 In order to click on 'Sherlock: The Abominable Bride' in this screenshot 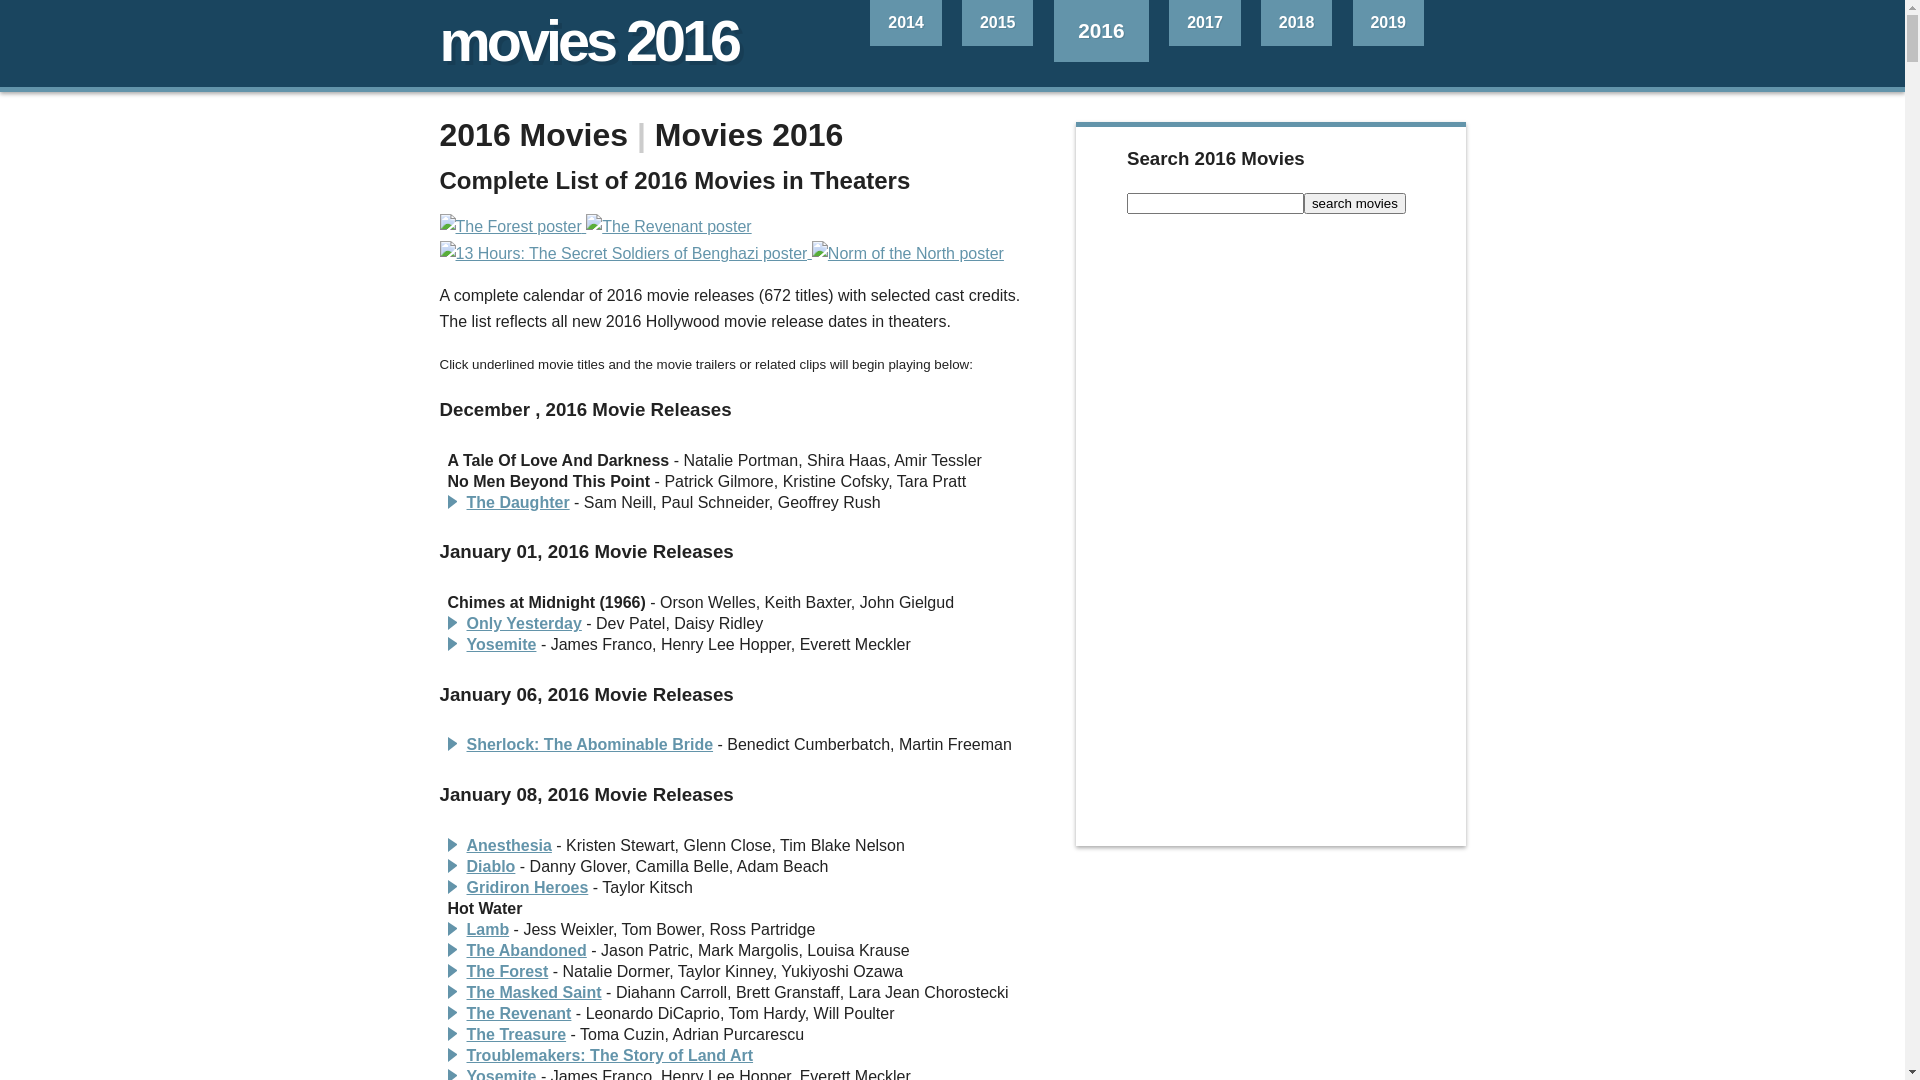, I will do `click(588, 744)`.